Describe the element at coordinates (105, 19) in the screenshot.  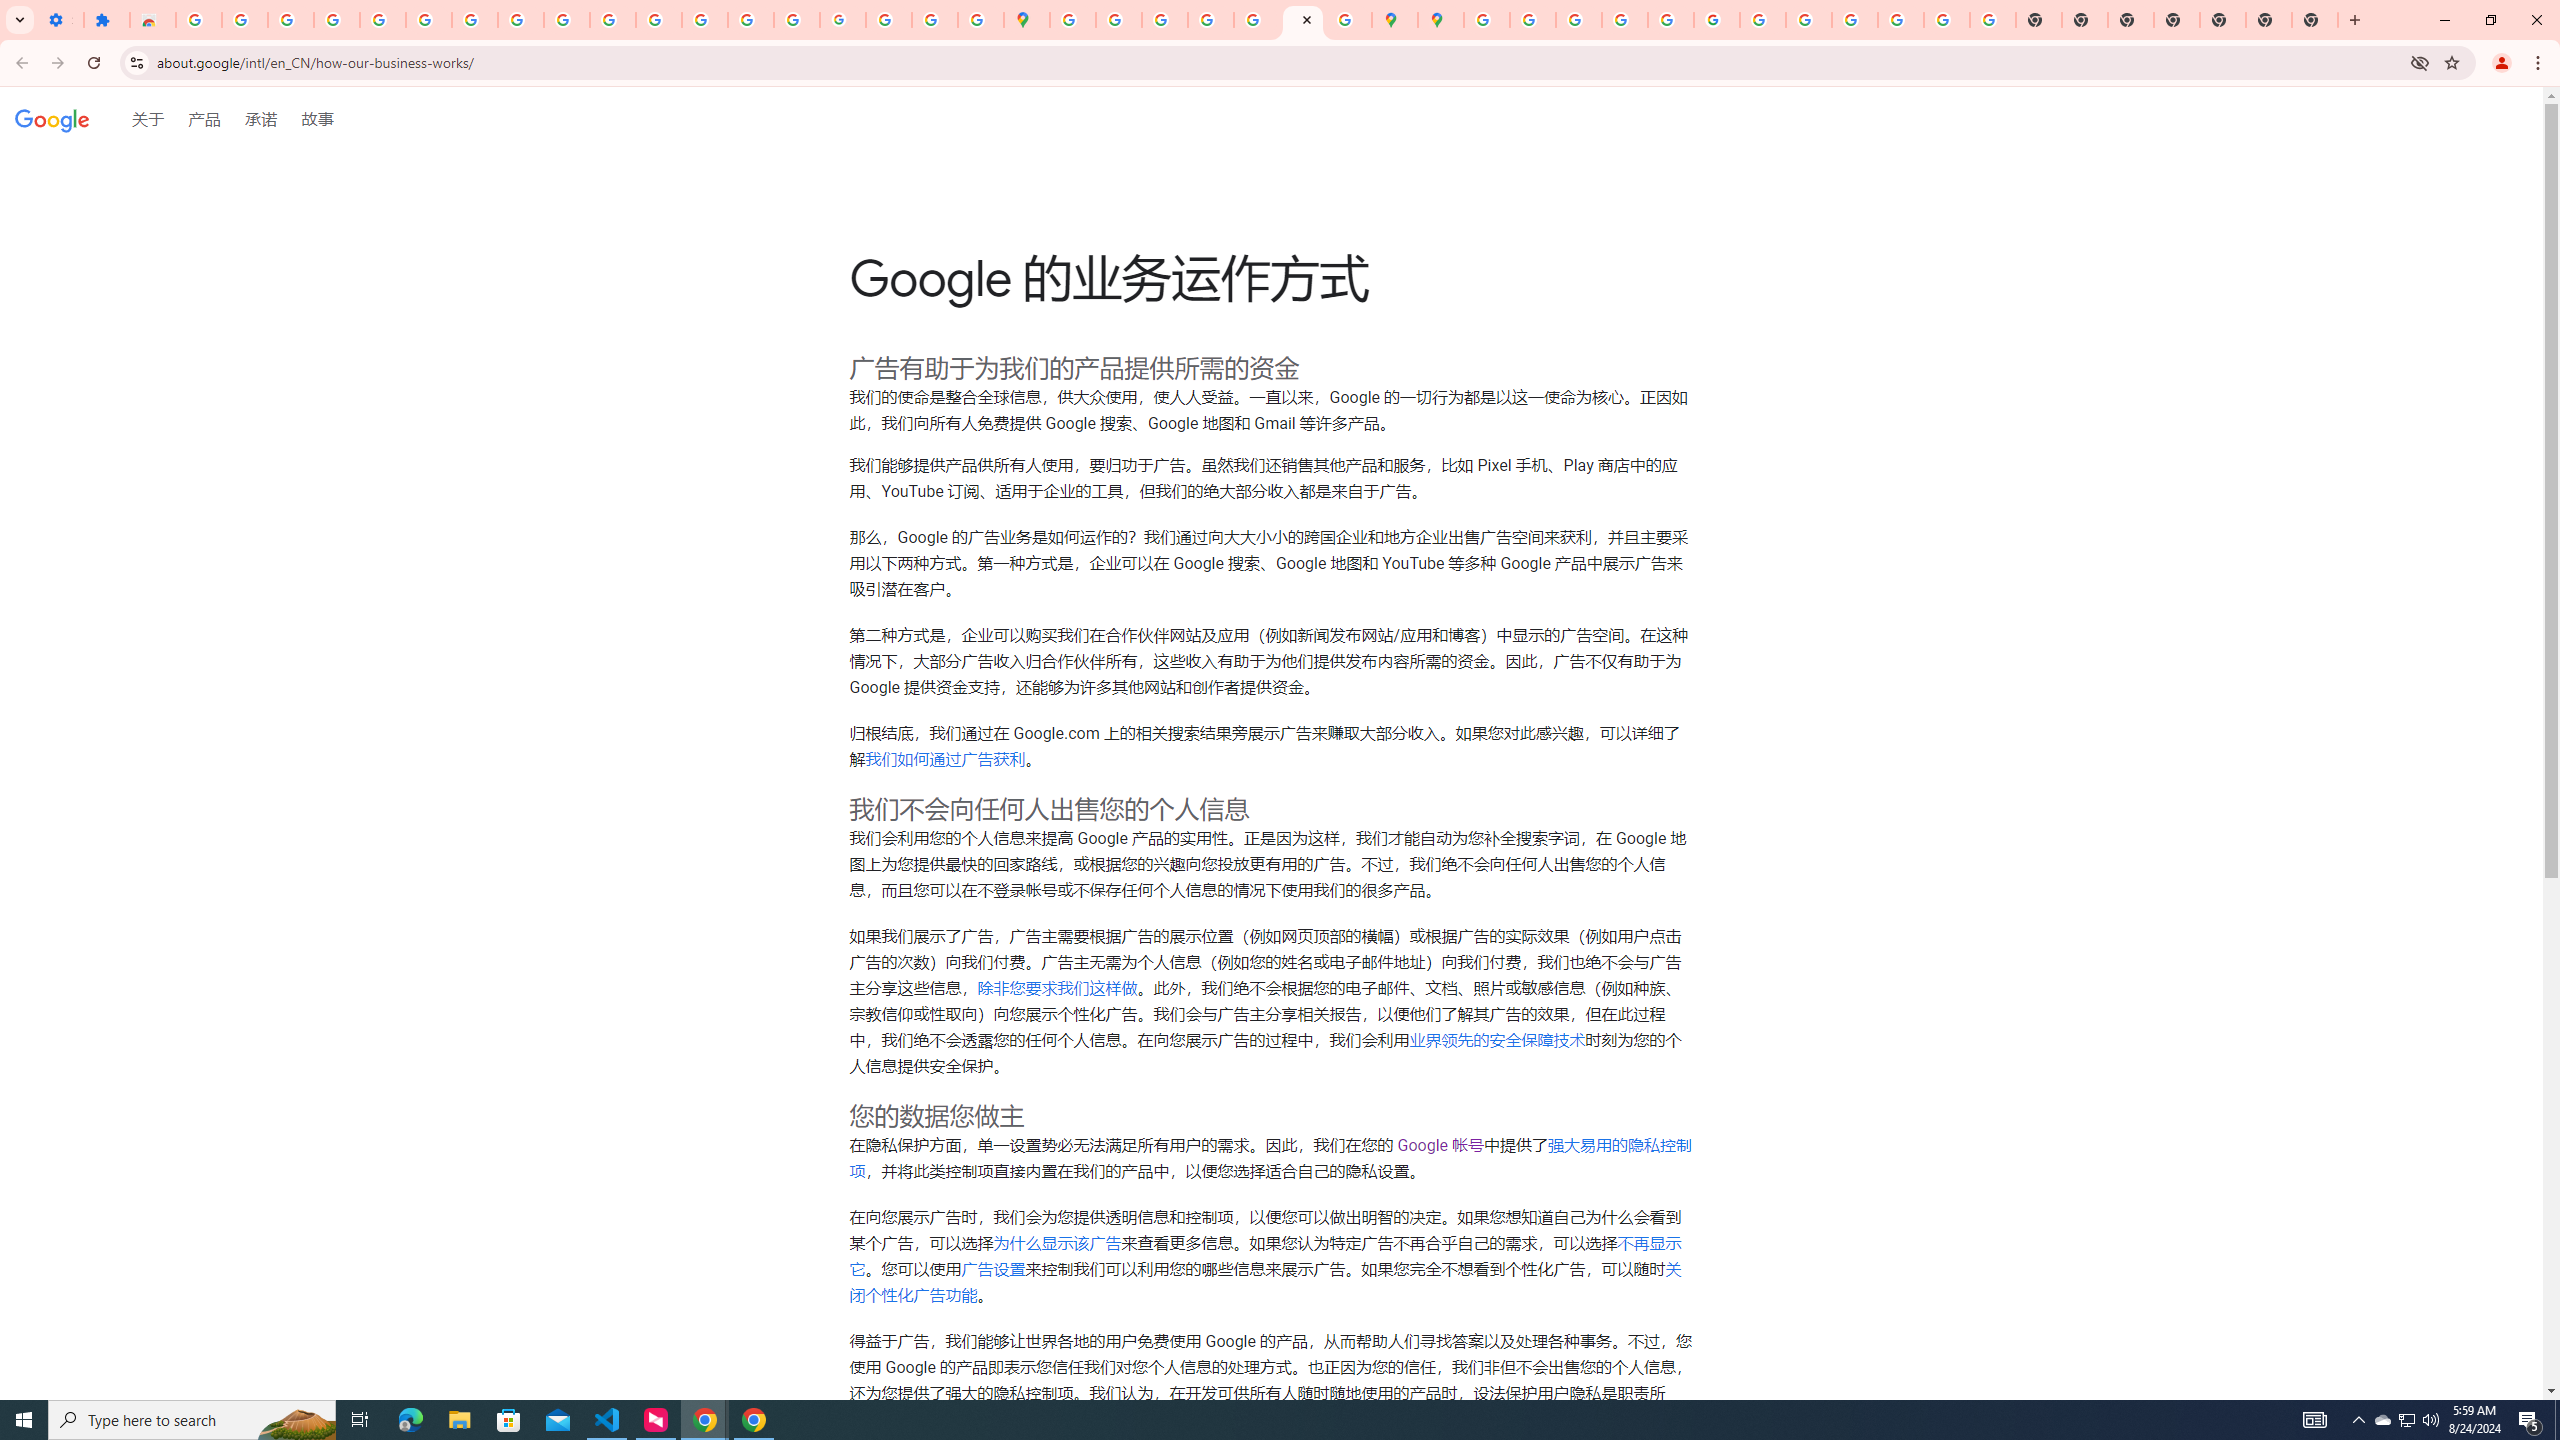
I see `'Extensions'` at that location.